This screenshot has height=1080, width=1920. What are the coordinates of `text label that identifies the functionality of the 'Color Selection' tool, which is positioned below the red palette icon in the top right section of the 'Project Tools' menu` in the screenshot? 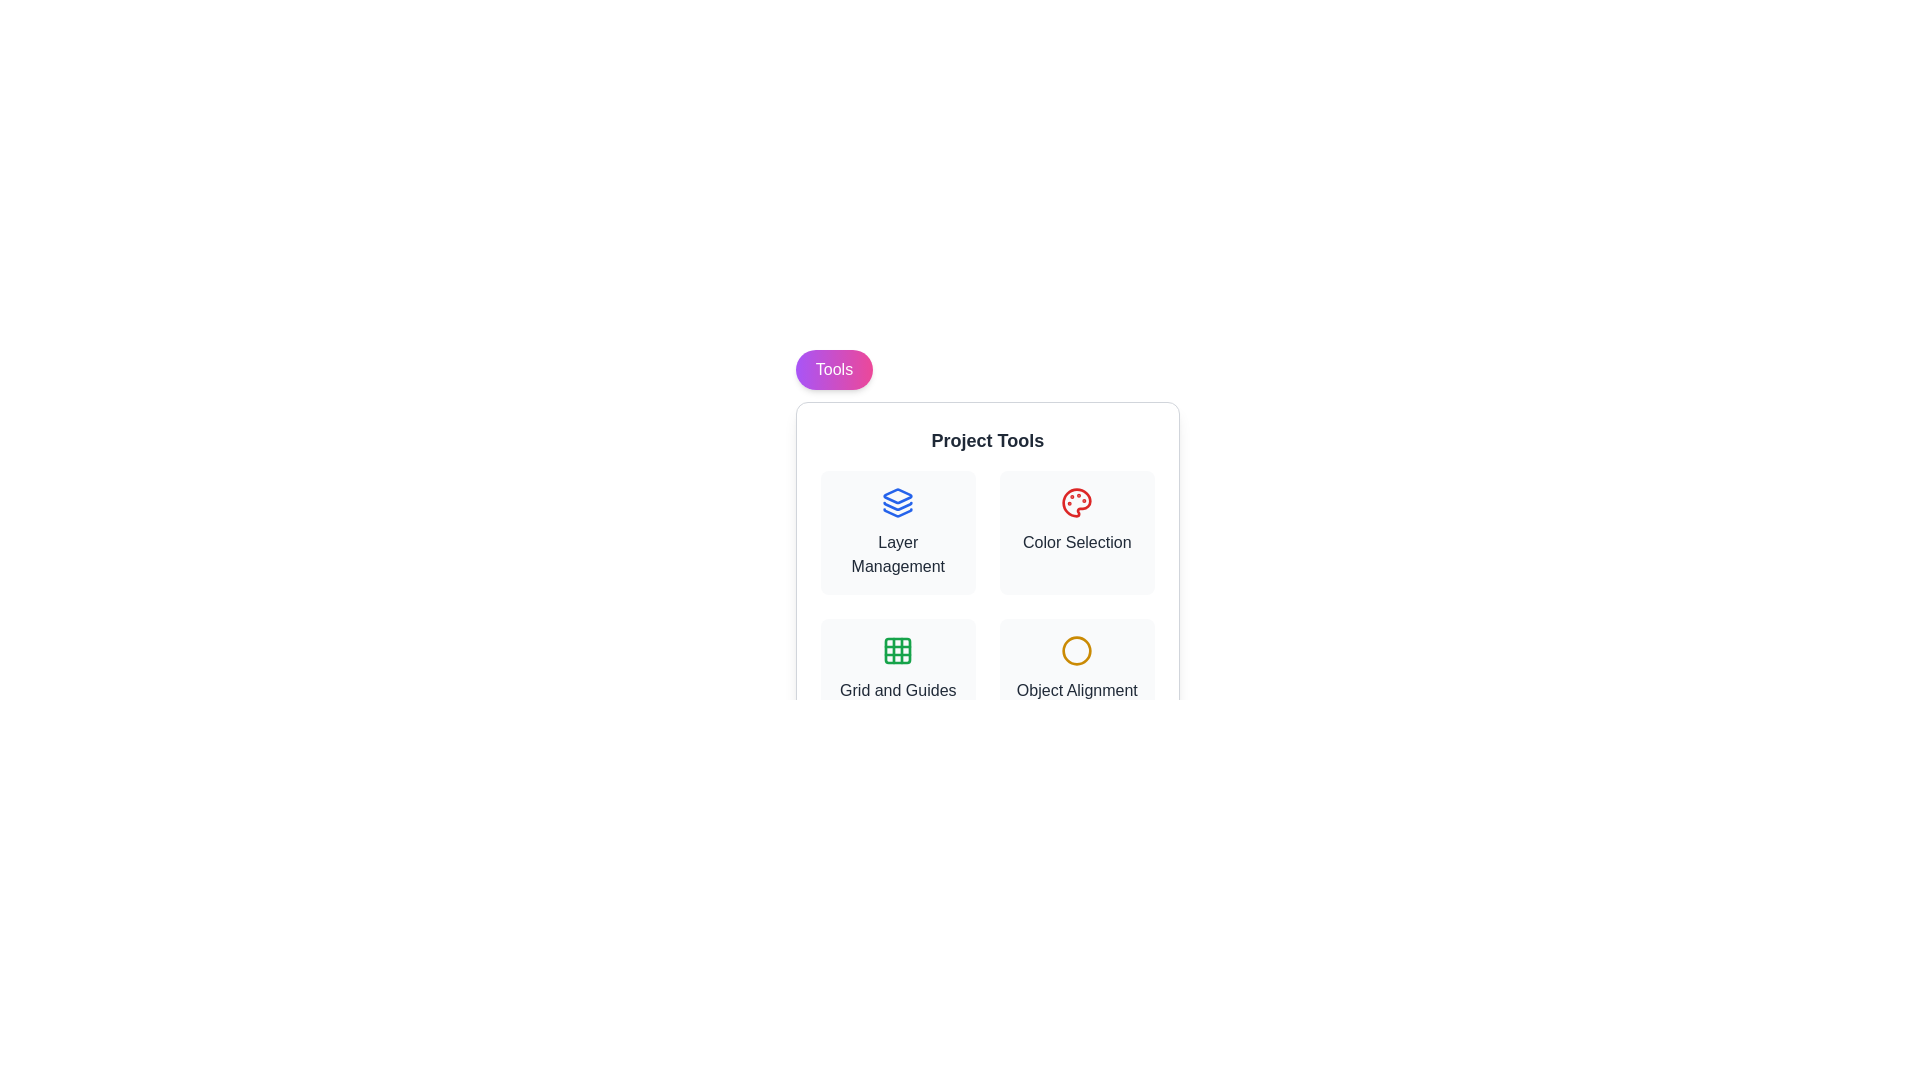 It's located at (1076, 543).